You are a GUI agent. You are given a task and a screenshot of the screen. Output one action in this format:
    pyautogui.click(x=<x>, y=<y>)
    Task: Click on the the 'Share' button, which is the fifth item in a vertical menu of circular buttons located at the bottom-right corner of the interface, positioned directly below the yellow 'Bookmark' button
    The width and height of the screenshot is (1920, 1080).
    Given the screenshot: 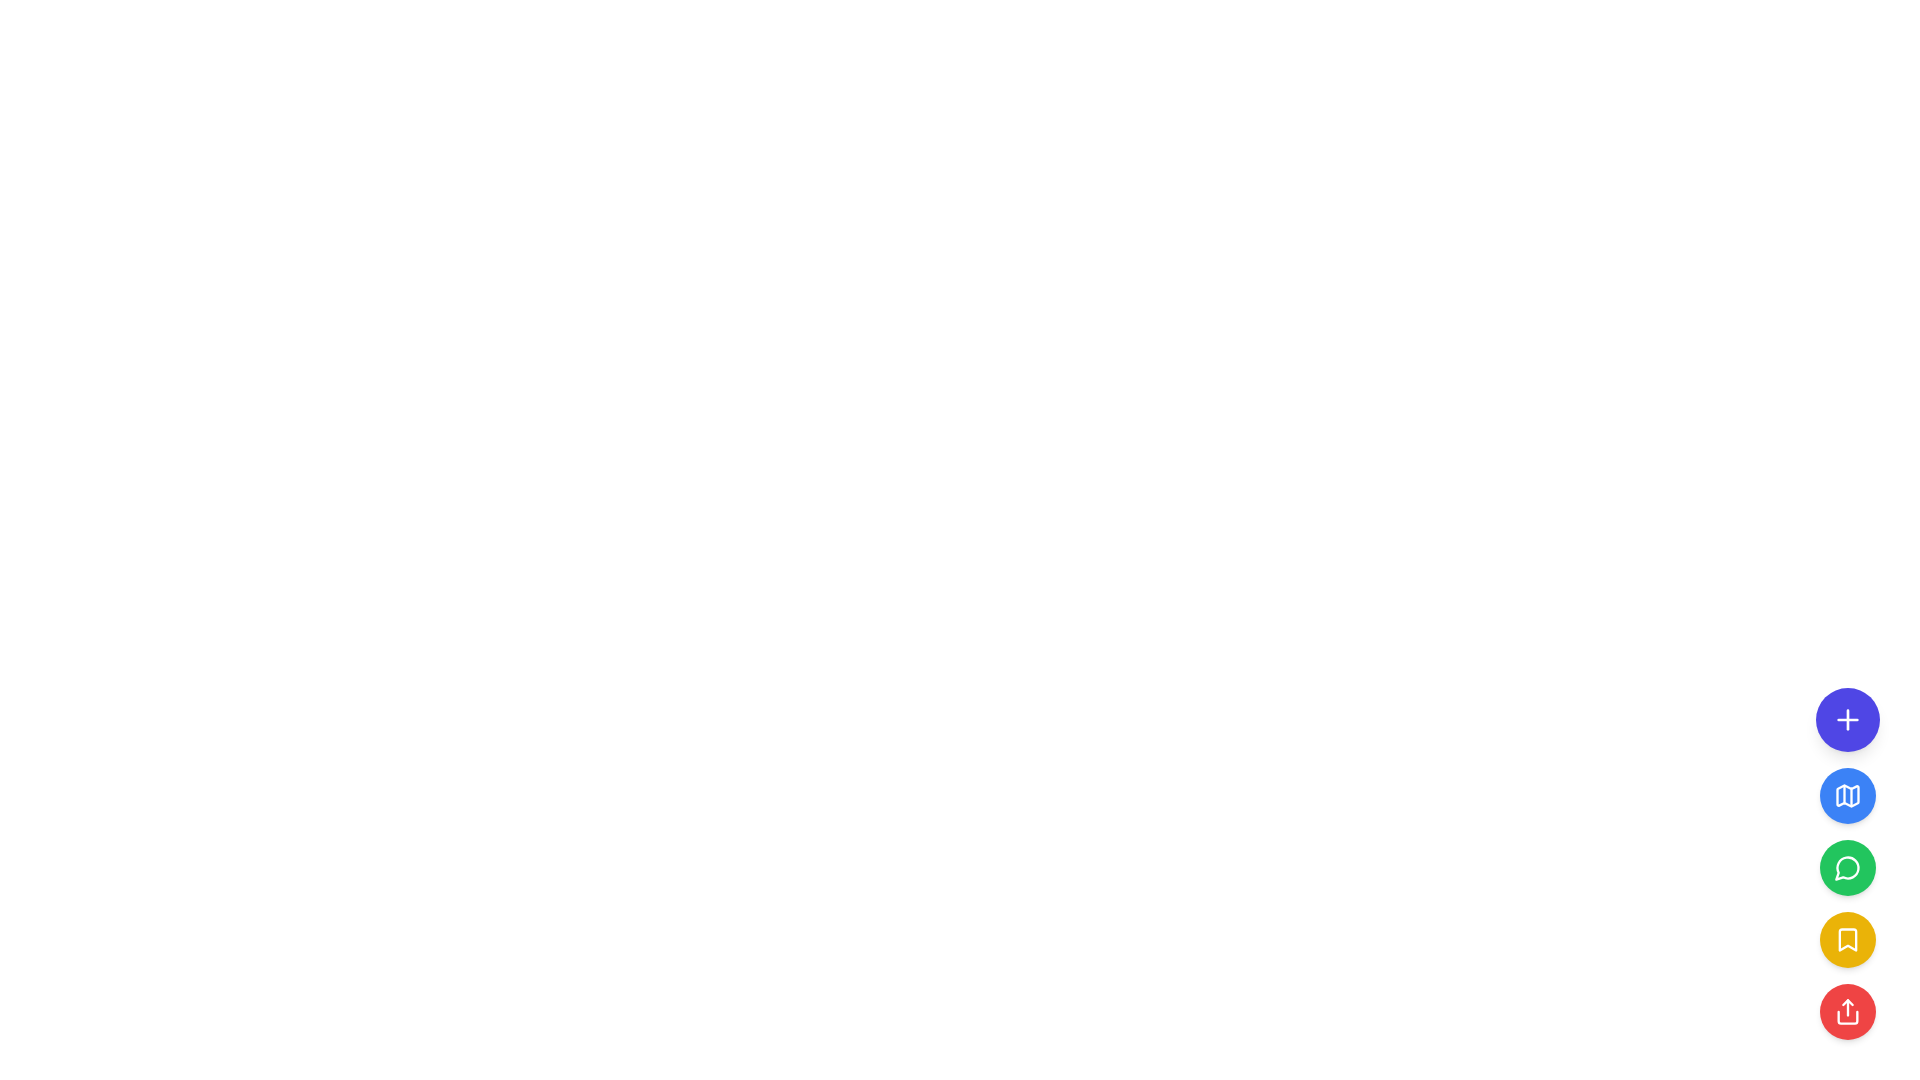 What is the action you would take?
    pyautogui.click(x=1847, y=1011)
    